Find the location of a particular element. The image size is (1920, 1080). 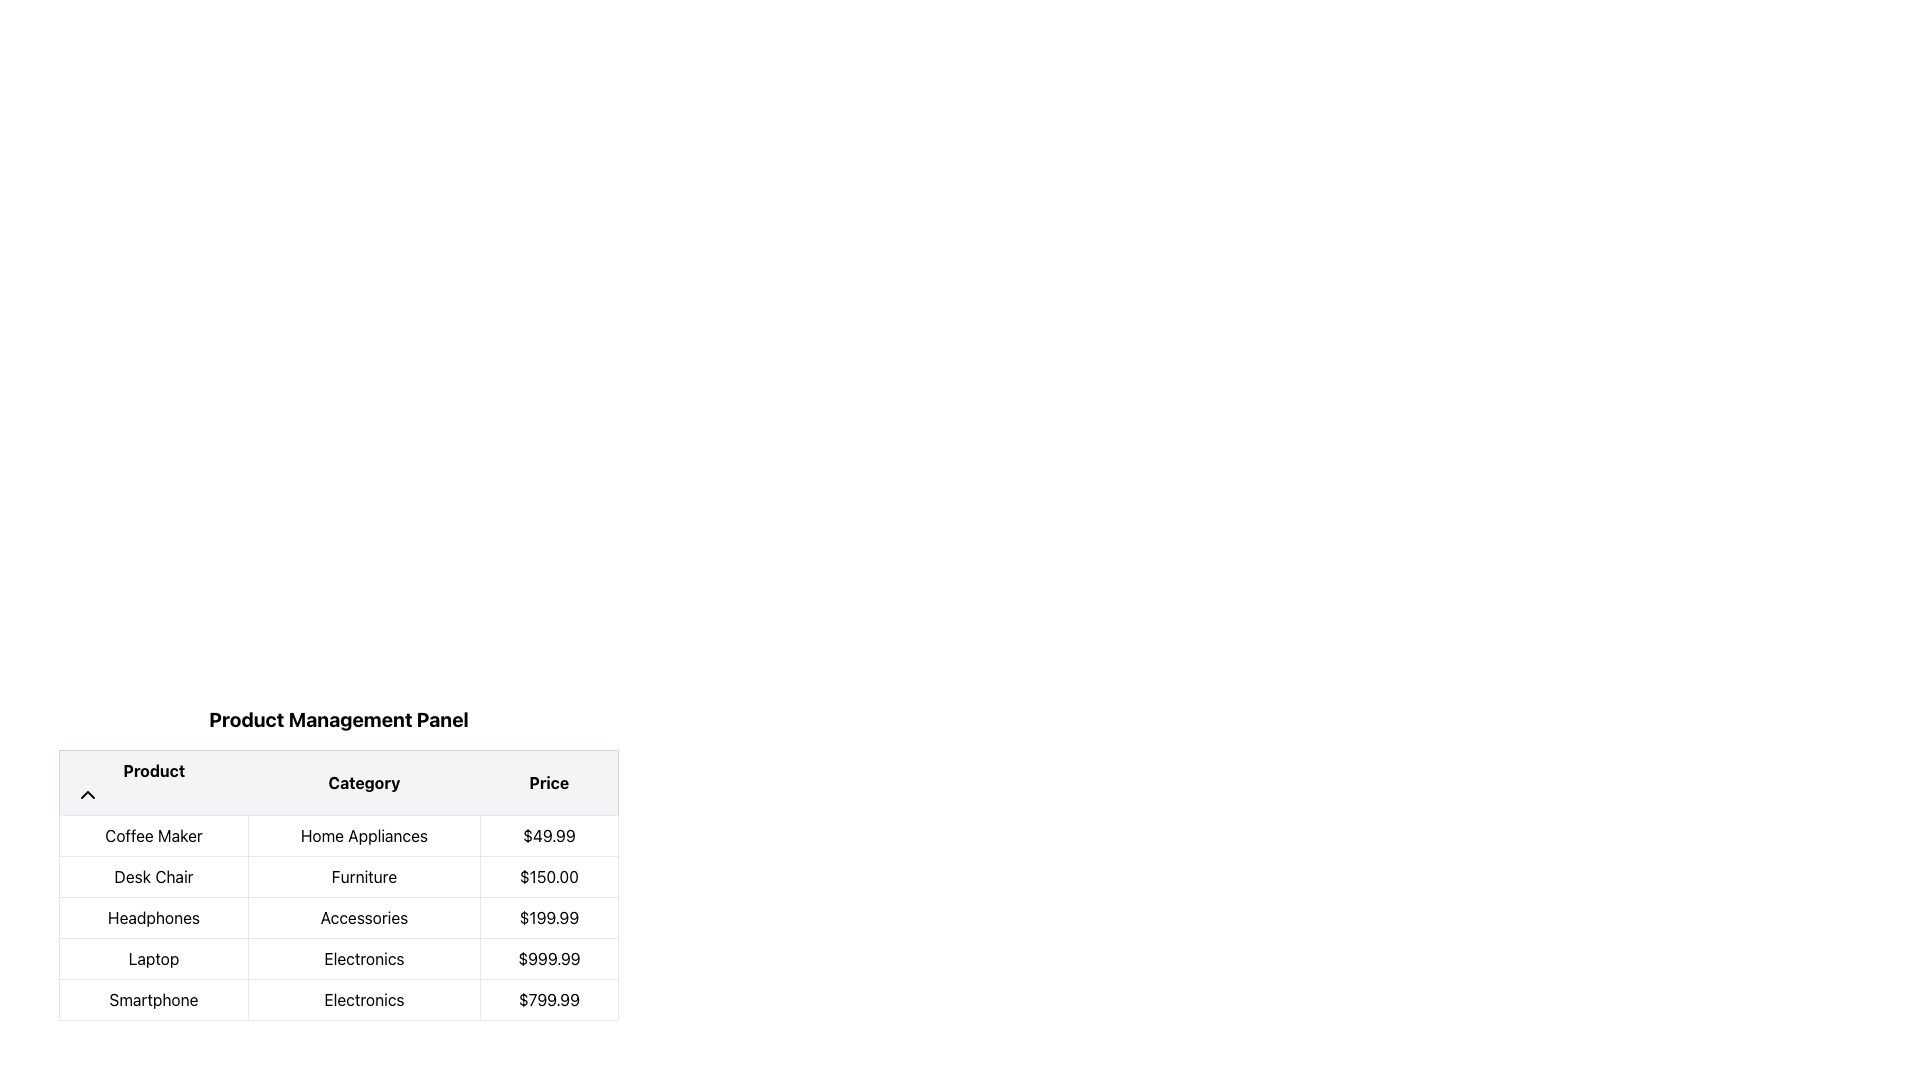

the non-interactive text label for 'Laptop' located in the first column of the second row of the table is located at coordinates (152, 958).